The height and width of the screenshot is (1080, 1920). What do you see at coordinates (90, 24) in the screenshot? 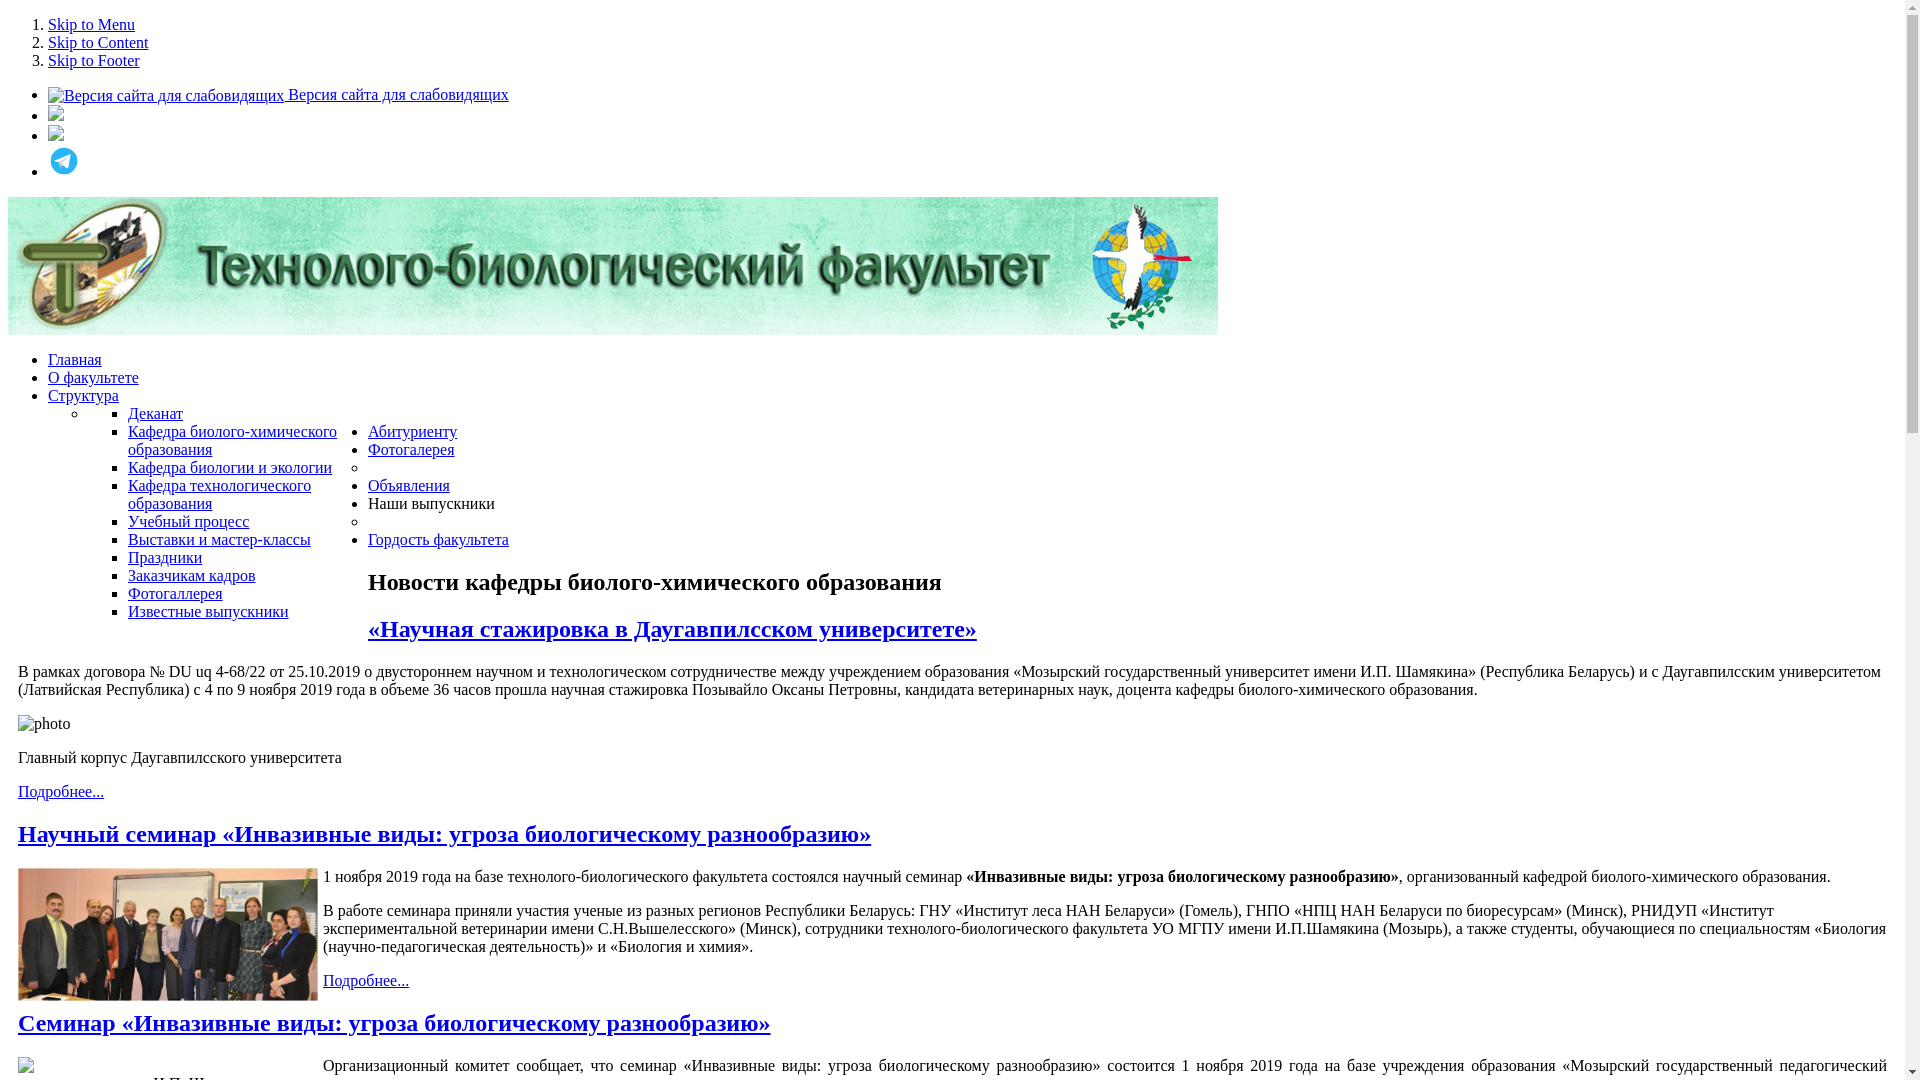
I see `'Skip to Menu'` at bounding box center [90, 24].